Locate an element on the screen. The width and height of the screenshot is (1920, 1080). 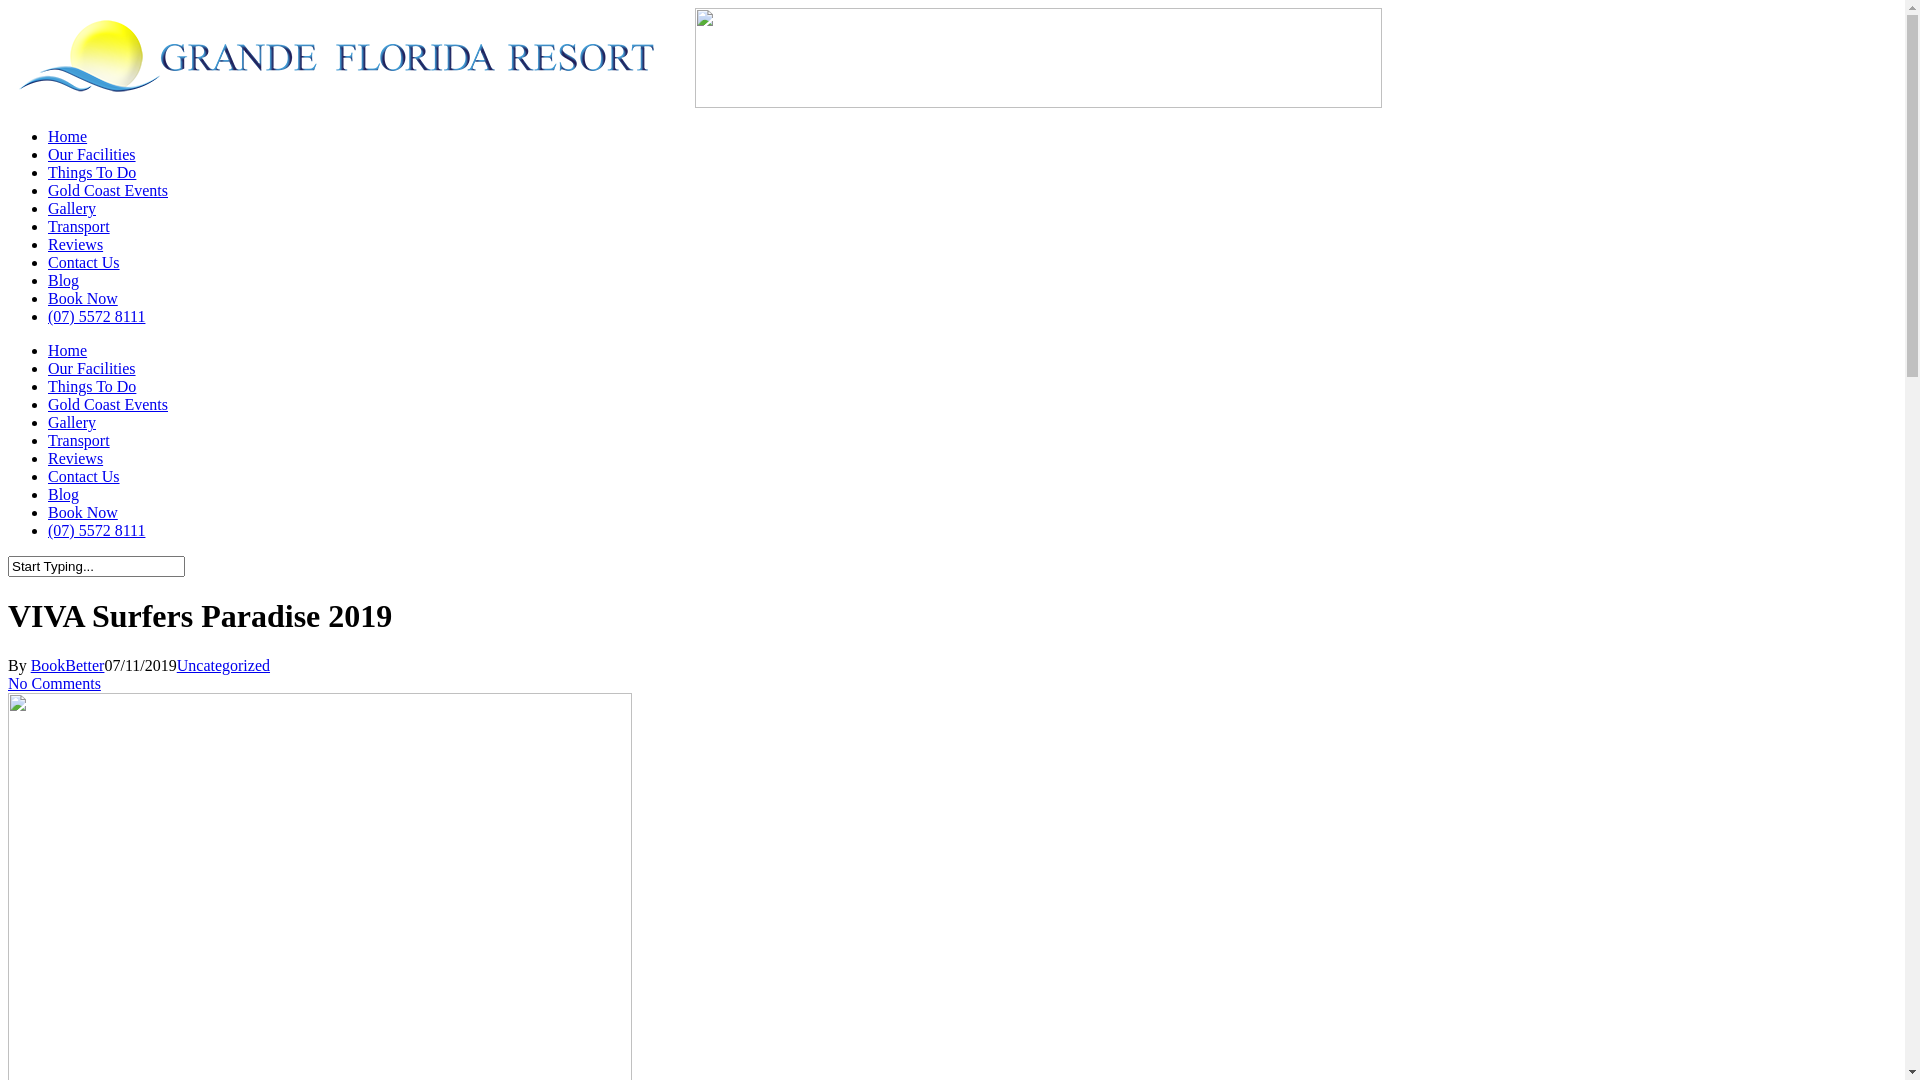
'(07) 5572 8111' is located at coordinates (95, 315).